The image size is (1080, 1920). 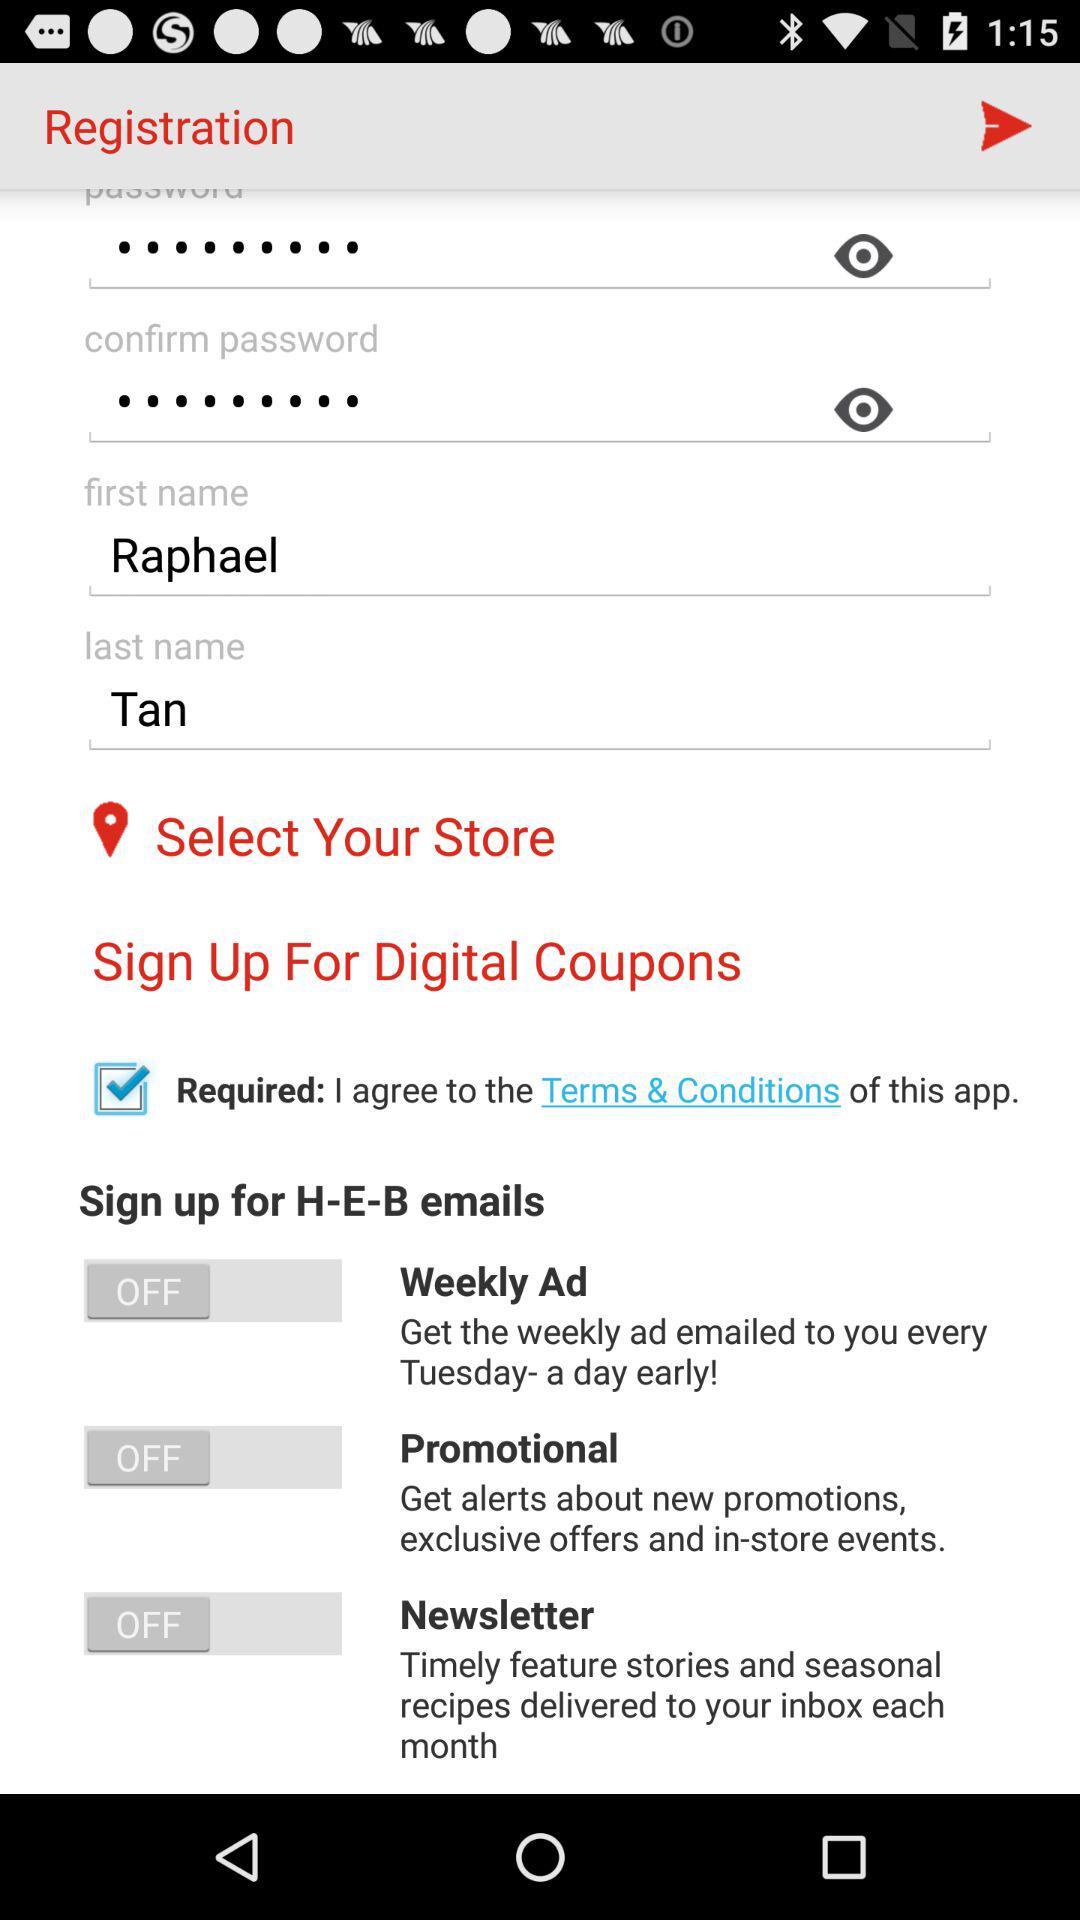 I want to click on the visibility icon, so click(x=869, y=277).